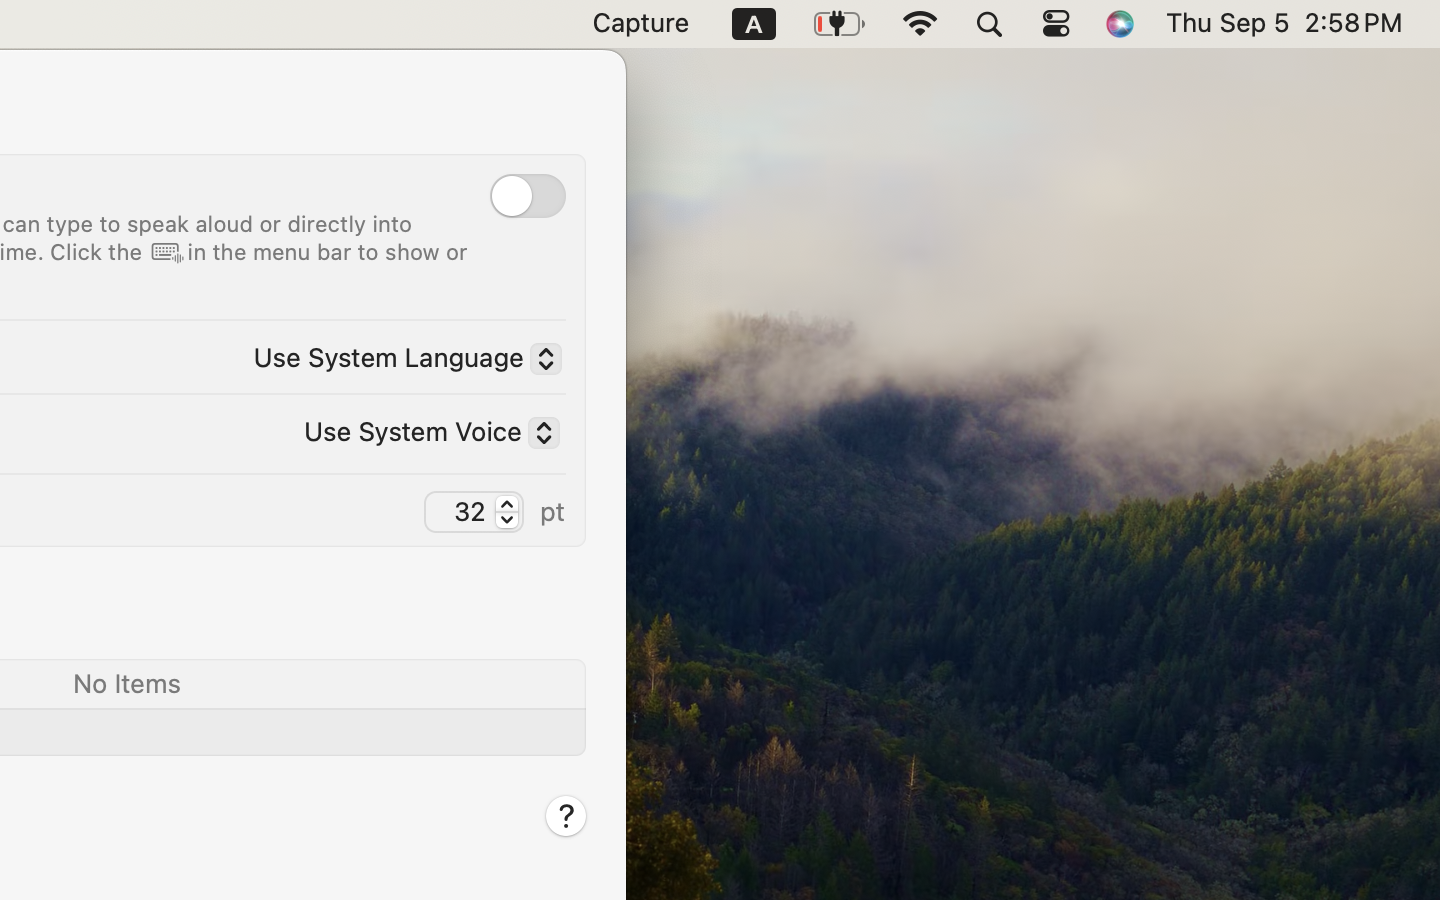  Describe the element at coordinates (505, 511) in the screenshot. I see `'32.0'` at that location.